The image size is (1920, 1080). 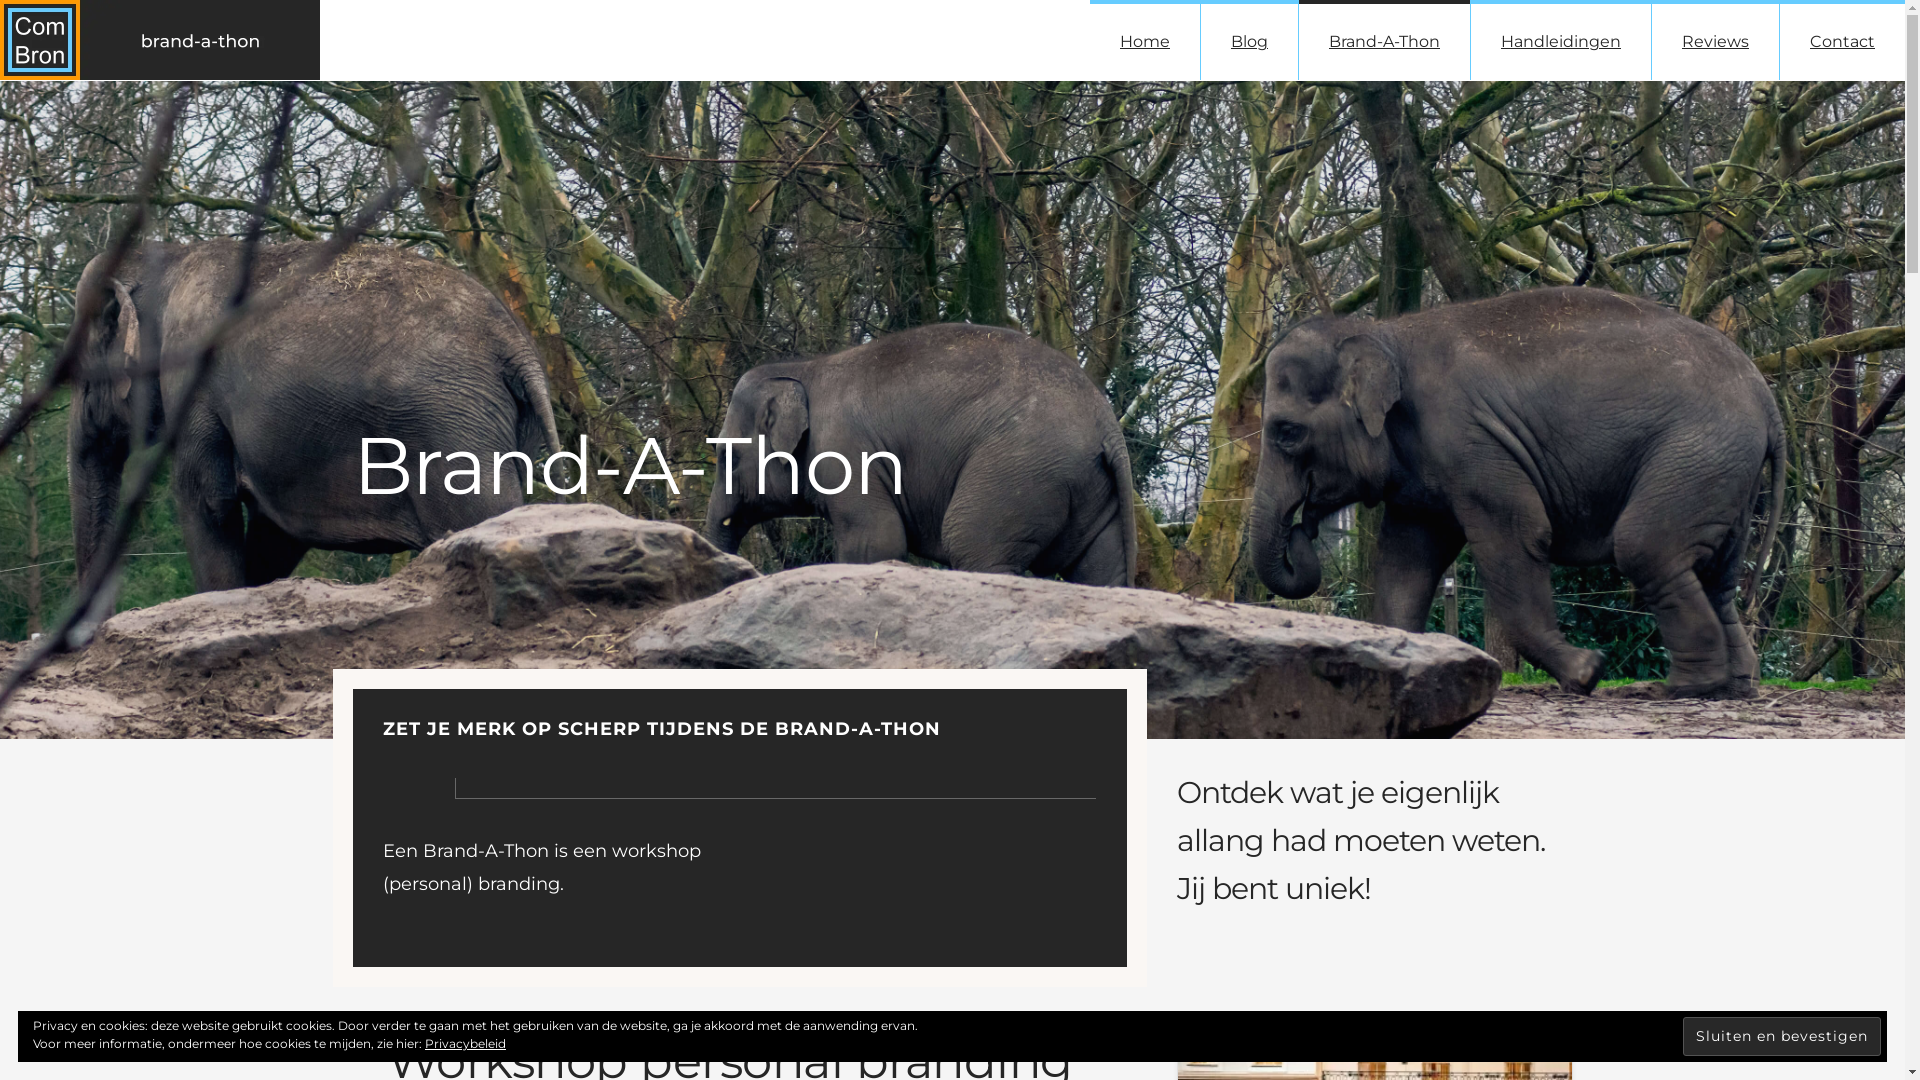 I want to click on 'OVER COMBRON', so click(x=411, y=1022).